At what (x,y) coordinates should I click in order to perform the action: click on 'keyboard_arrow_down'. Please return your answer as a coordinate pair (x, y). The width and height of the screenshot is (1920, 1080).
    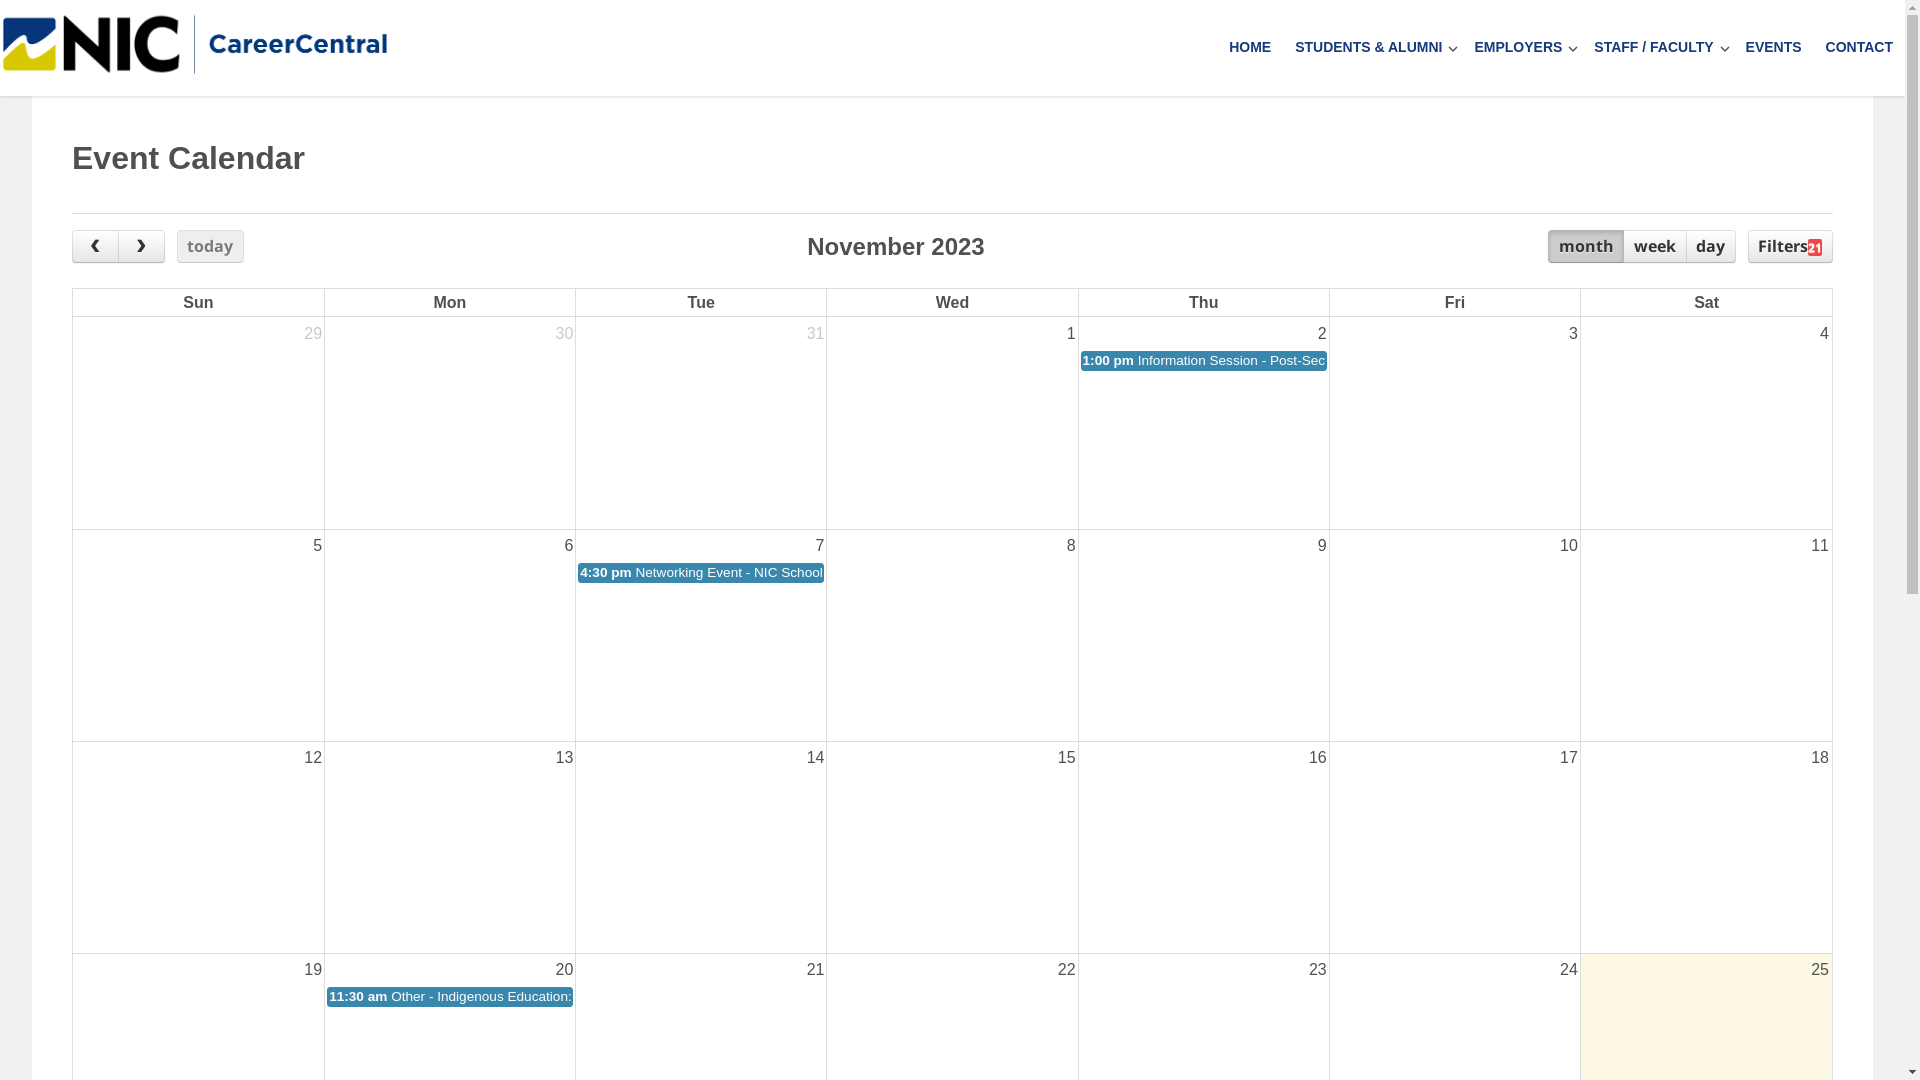
    Looking at the image, I should click on (1723, 47).